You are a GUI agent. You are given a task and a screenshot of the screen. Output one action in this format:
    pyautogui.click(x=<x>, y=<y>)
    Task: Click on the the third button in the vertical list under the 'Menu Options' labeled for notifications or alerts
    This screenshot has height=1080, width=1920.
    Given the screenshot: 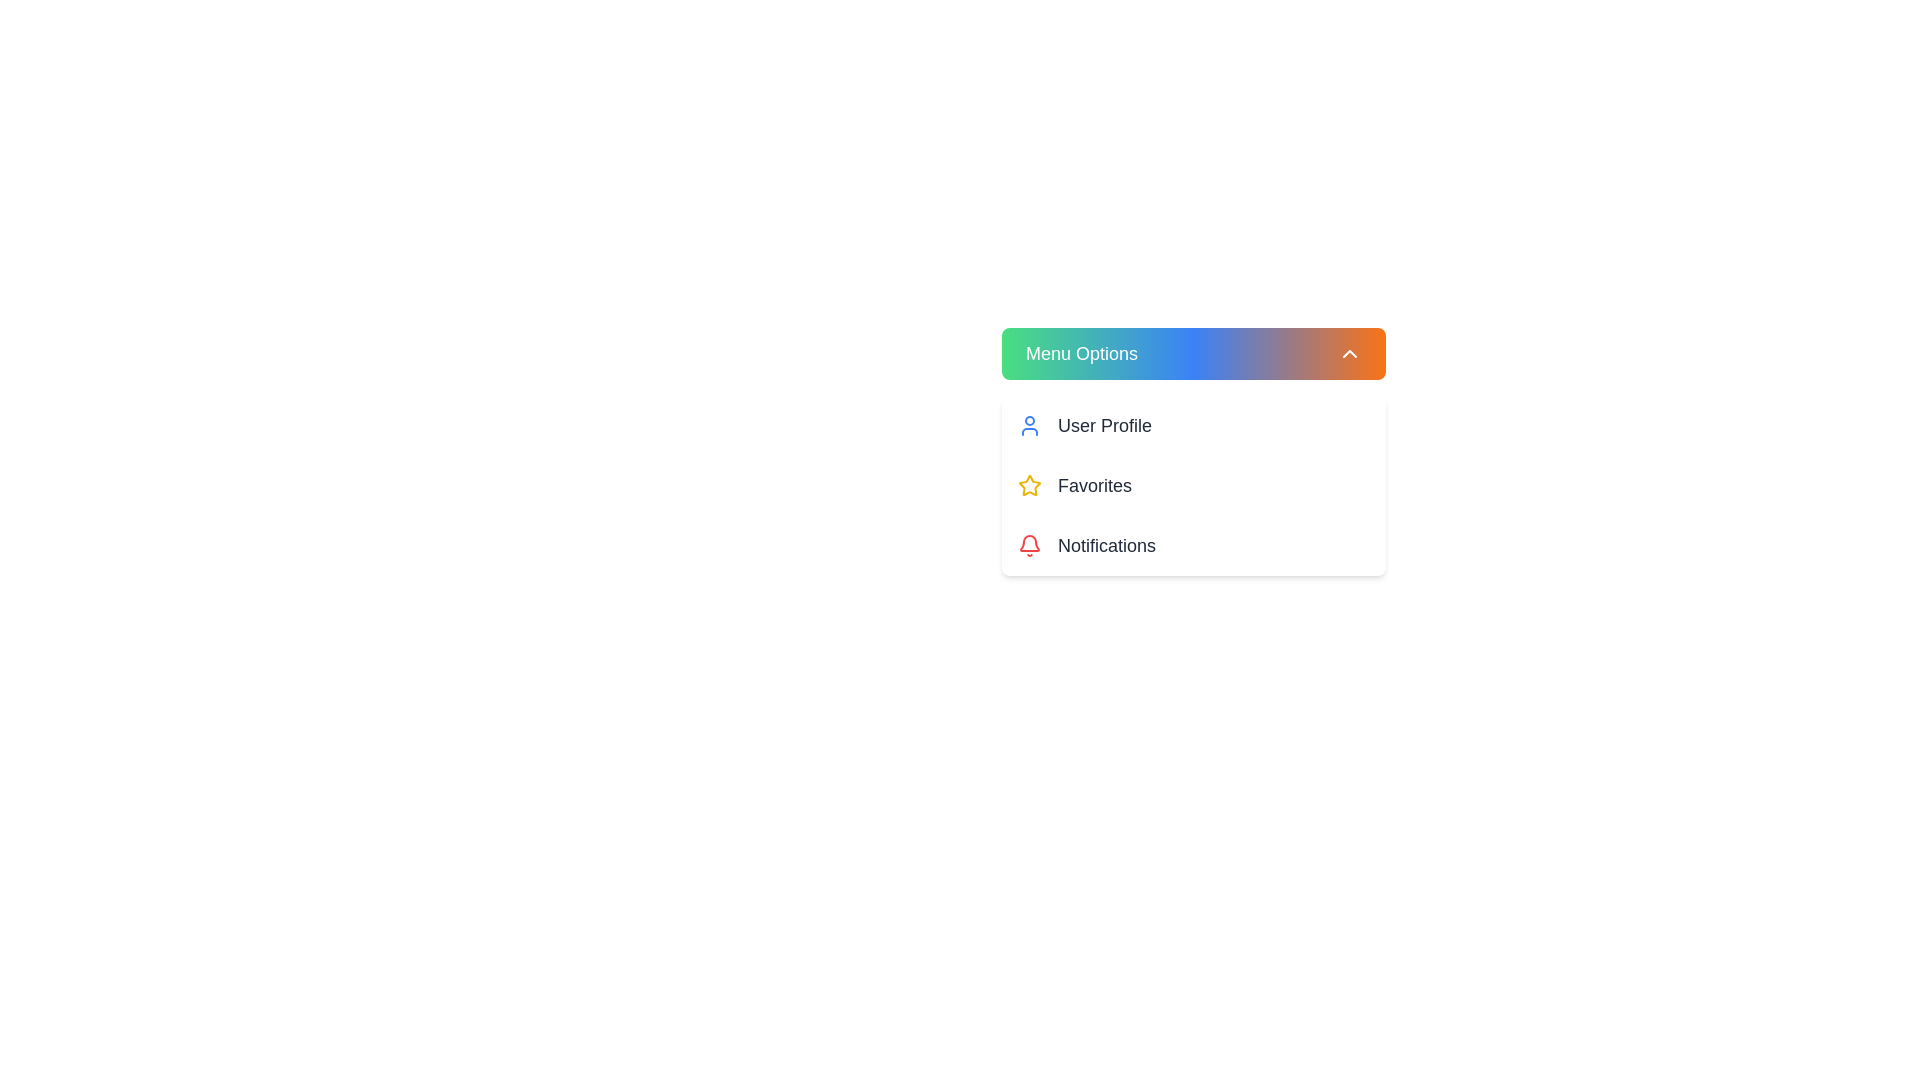 What is the action you would take?
    pyautogui.click(x=1194, y=546)
    